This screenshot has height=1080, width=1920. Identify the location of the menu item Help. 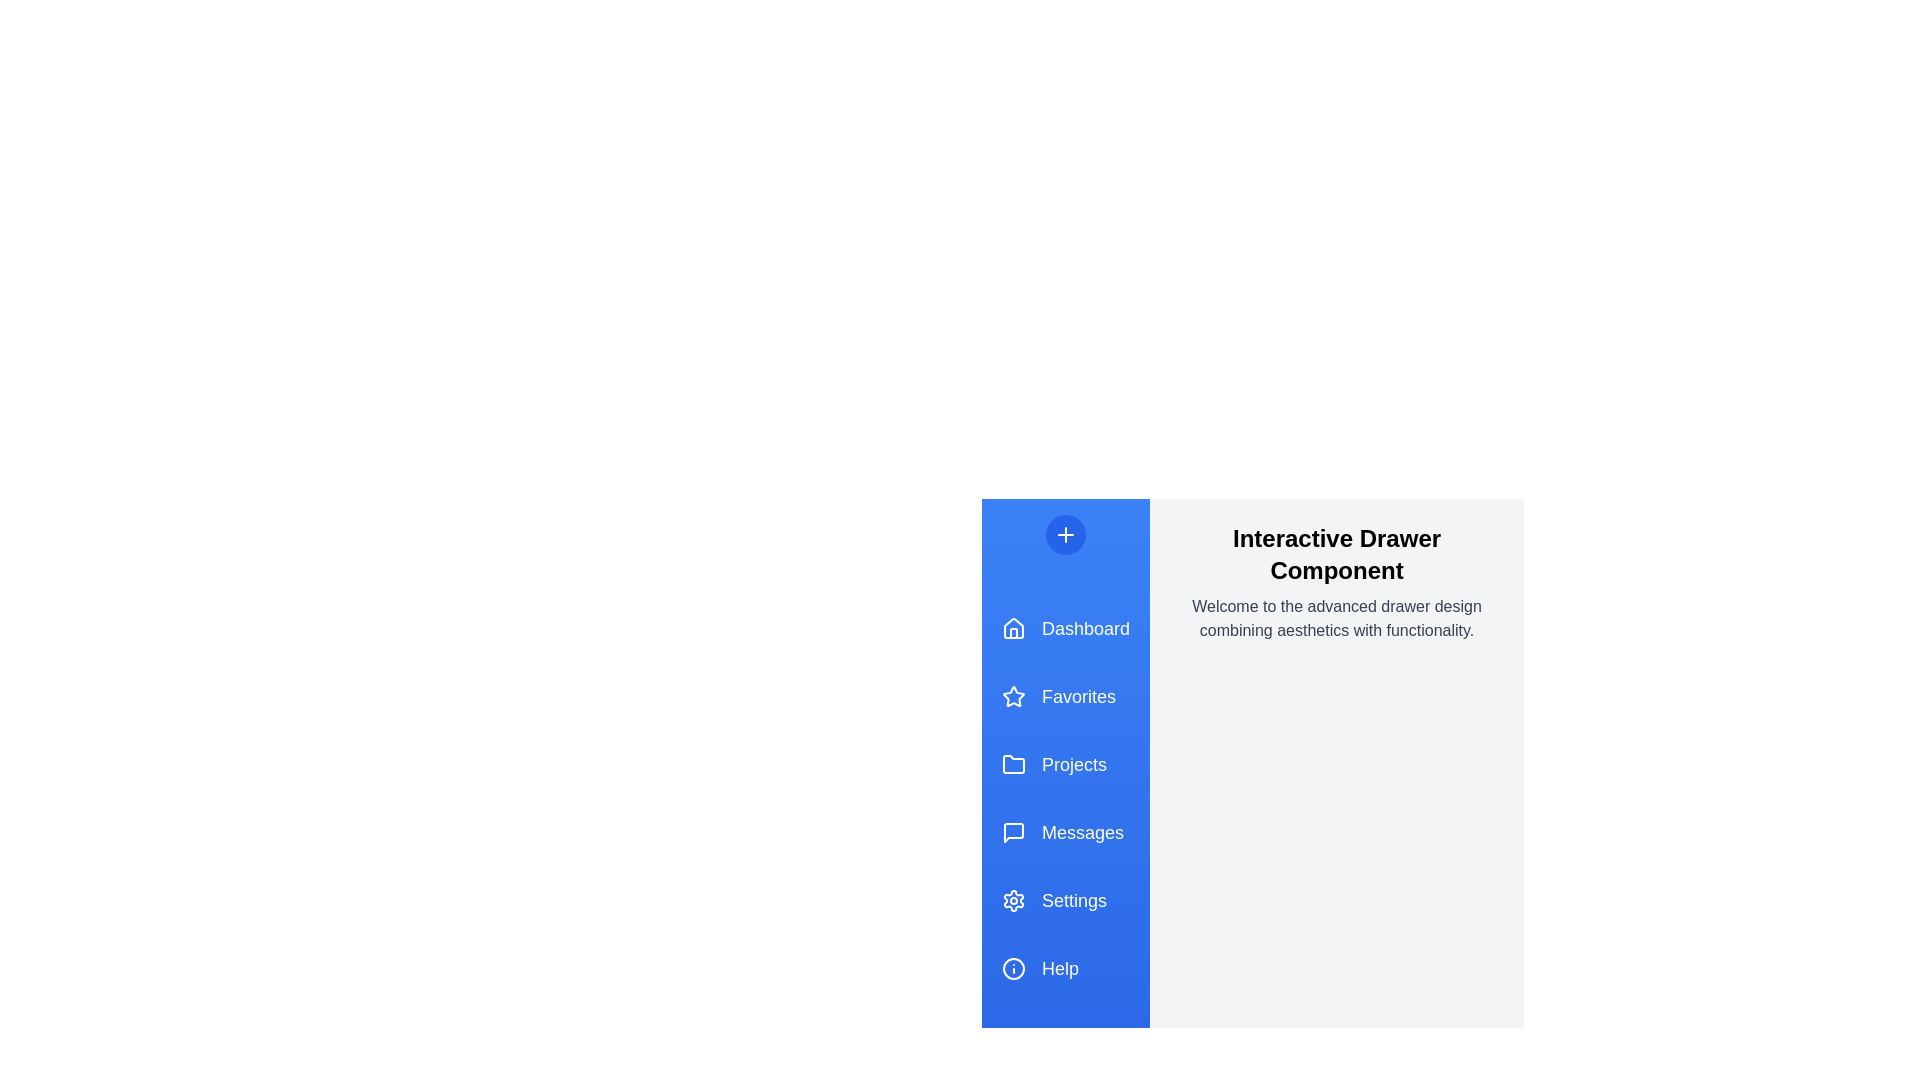
(1064, 967).